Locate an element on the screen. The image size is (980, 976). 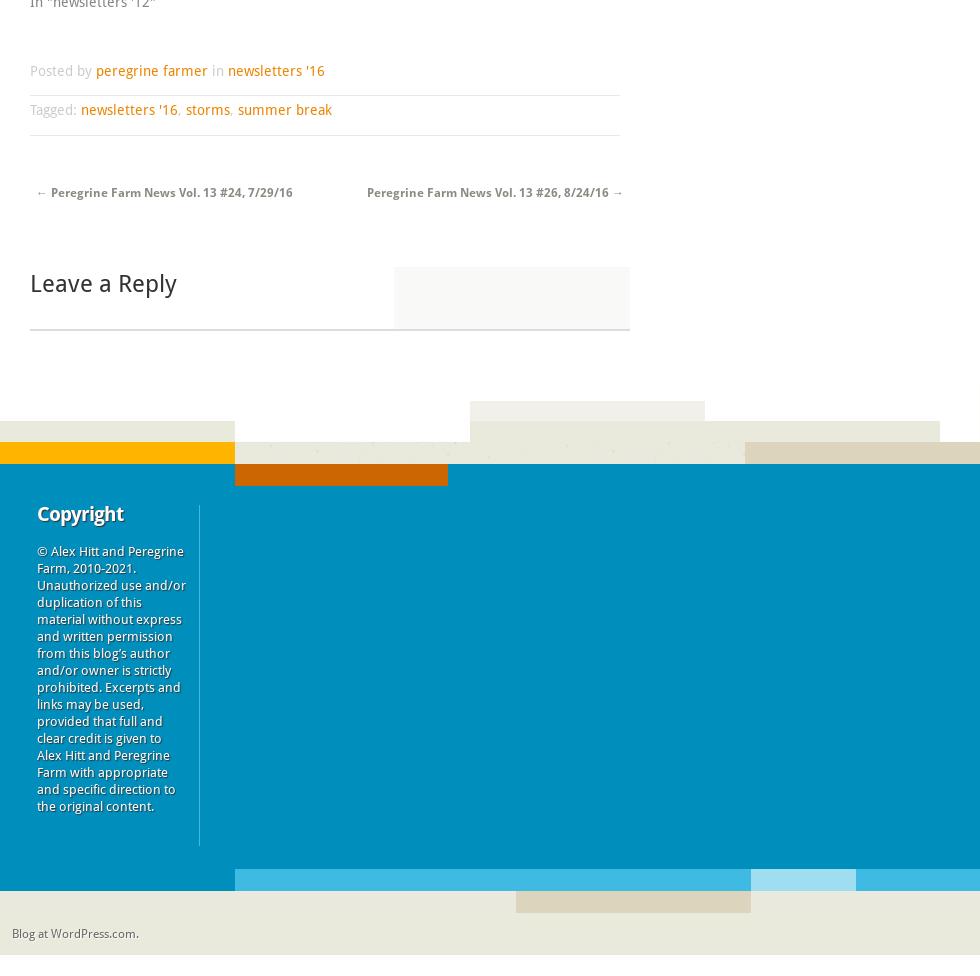
'storms' is located at coordinates (207, 109).